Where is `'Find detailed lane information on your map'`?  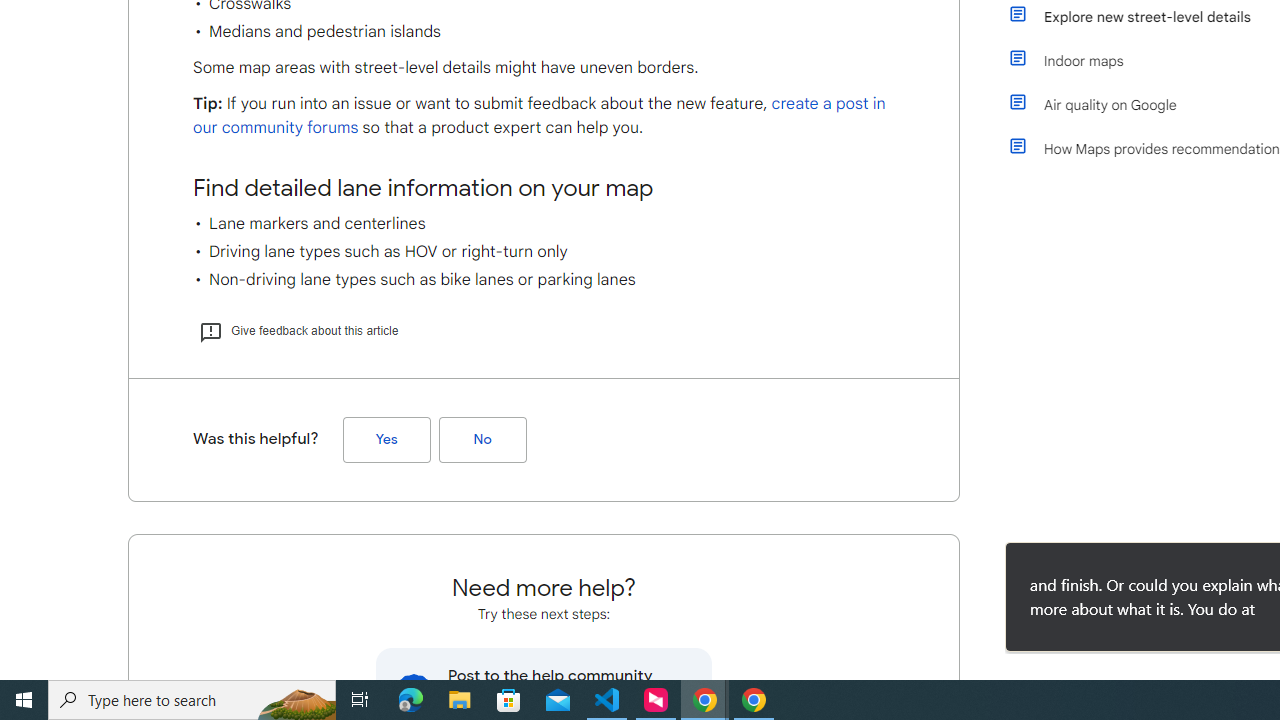 'Find detailed lane information on your map' is located at coordinates (544, 187).